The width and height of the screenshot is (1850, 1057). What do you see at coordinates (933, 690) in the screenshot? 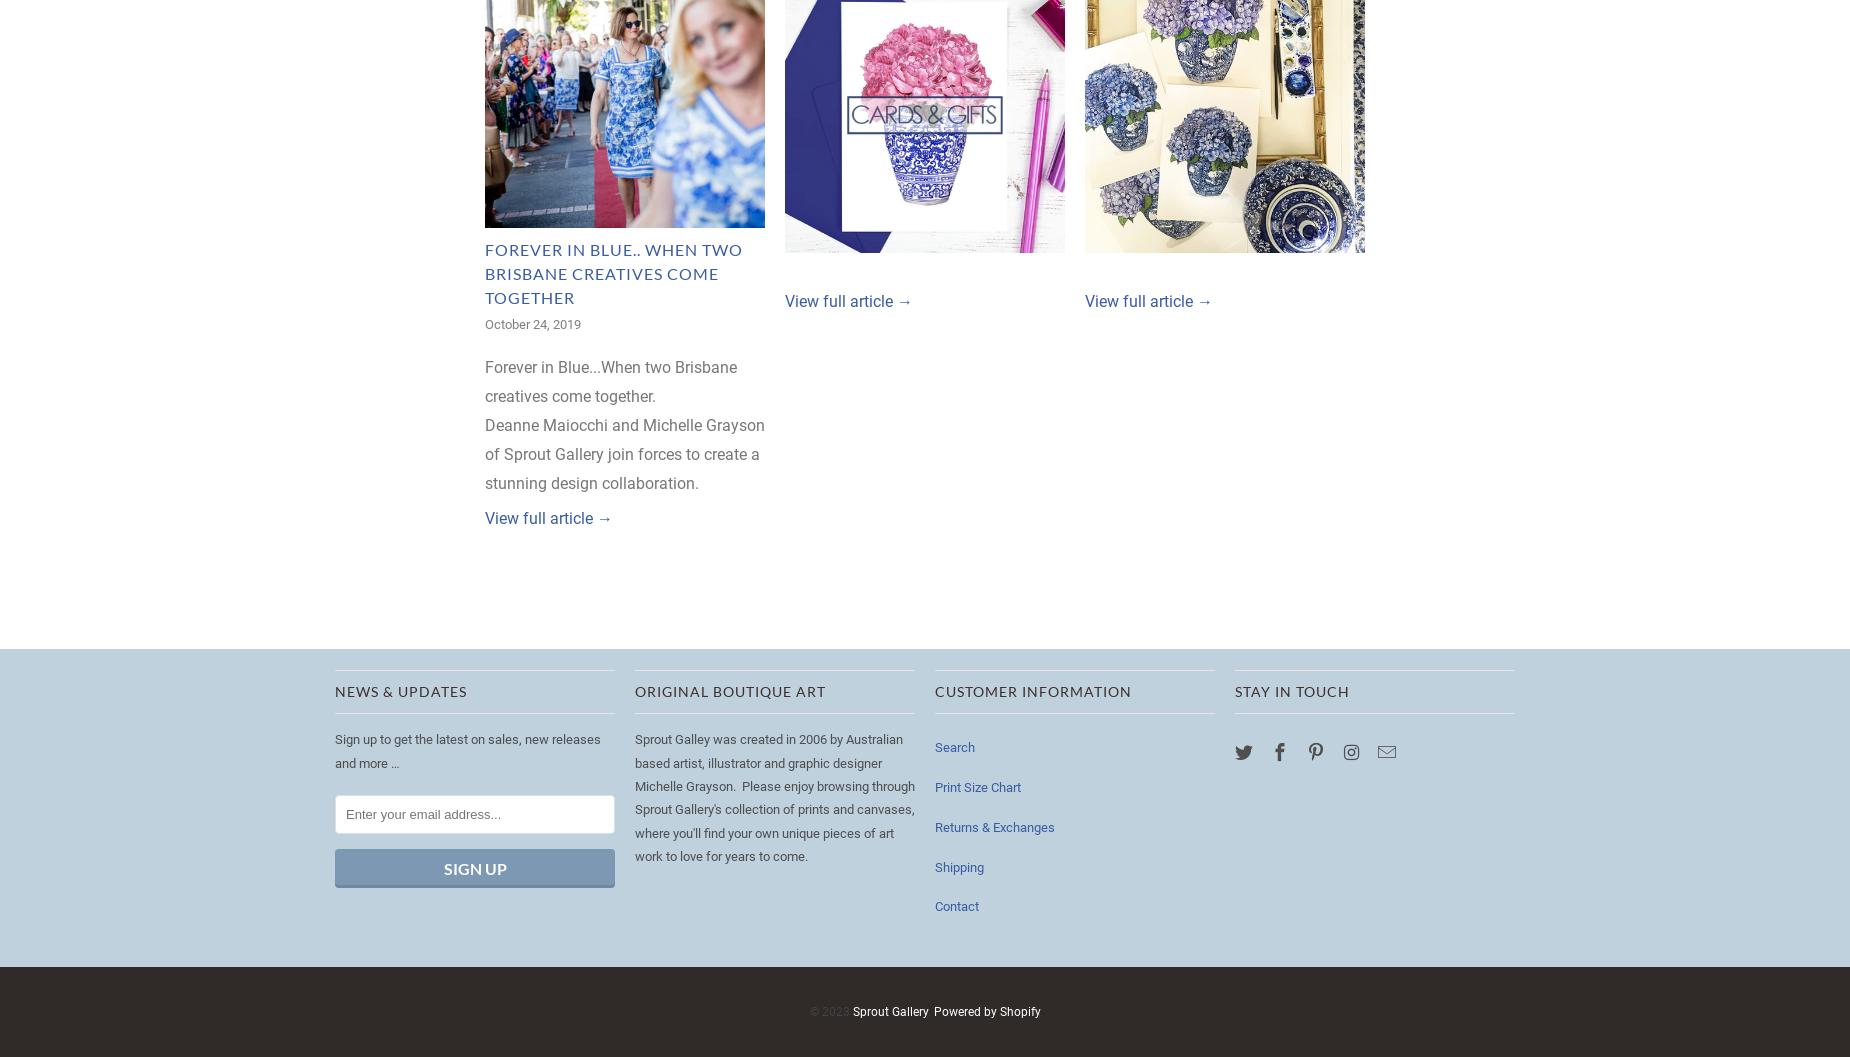
I see `'Customer Information'` at bounding box center [933, 690].